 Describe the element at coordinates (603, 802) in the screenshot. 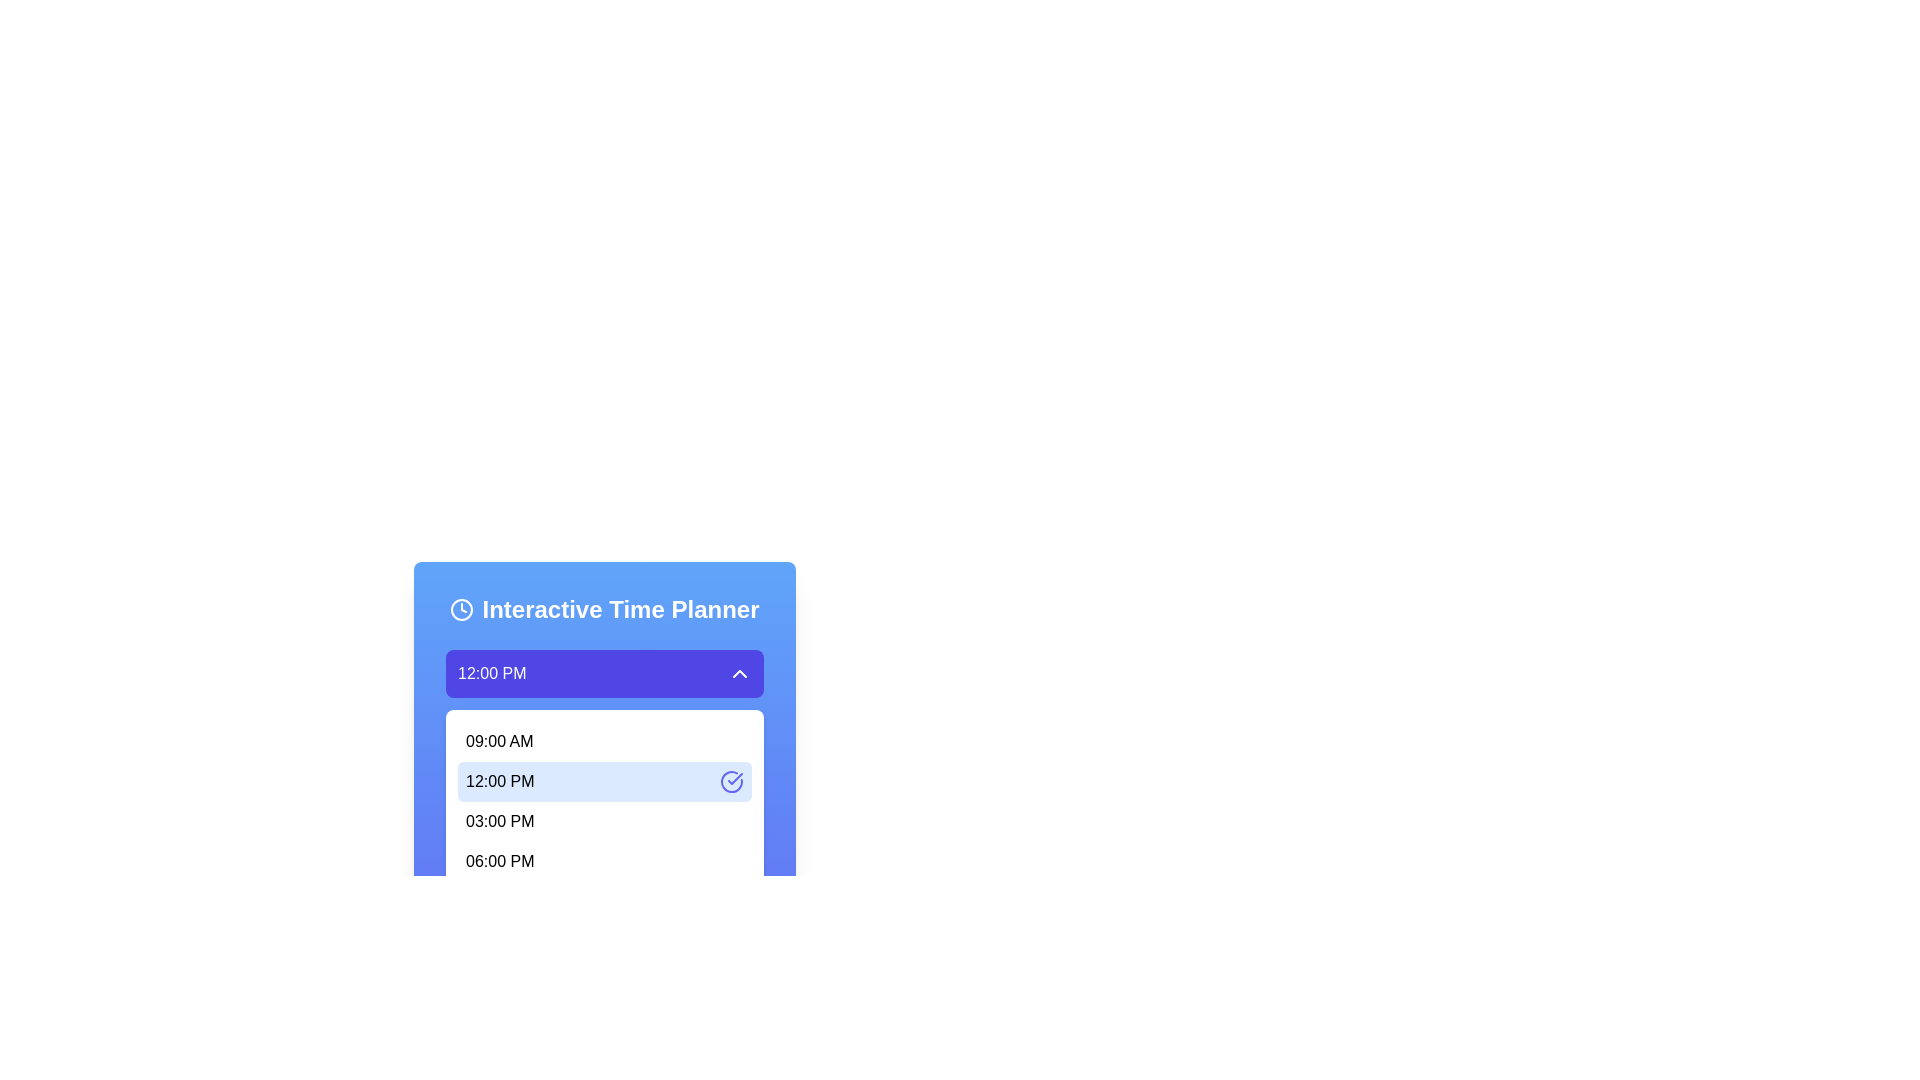

I see `the second list item of the dropdown menu under 'Interactive Time Planner', which allows users` at that location.